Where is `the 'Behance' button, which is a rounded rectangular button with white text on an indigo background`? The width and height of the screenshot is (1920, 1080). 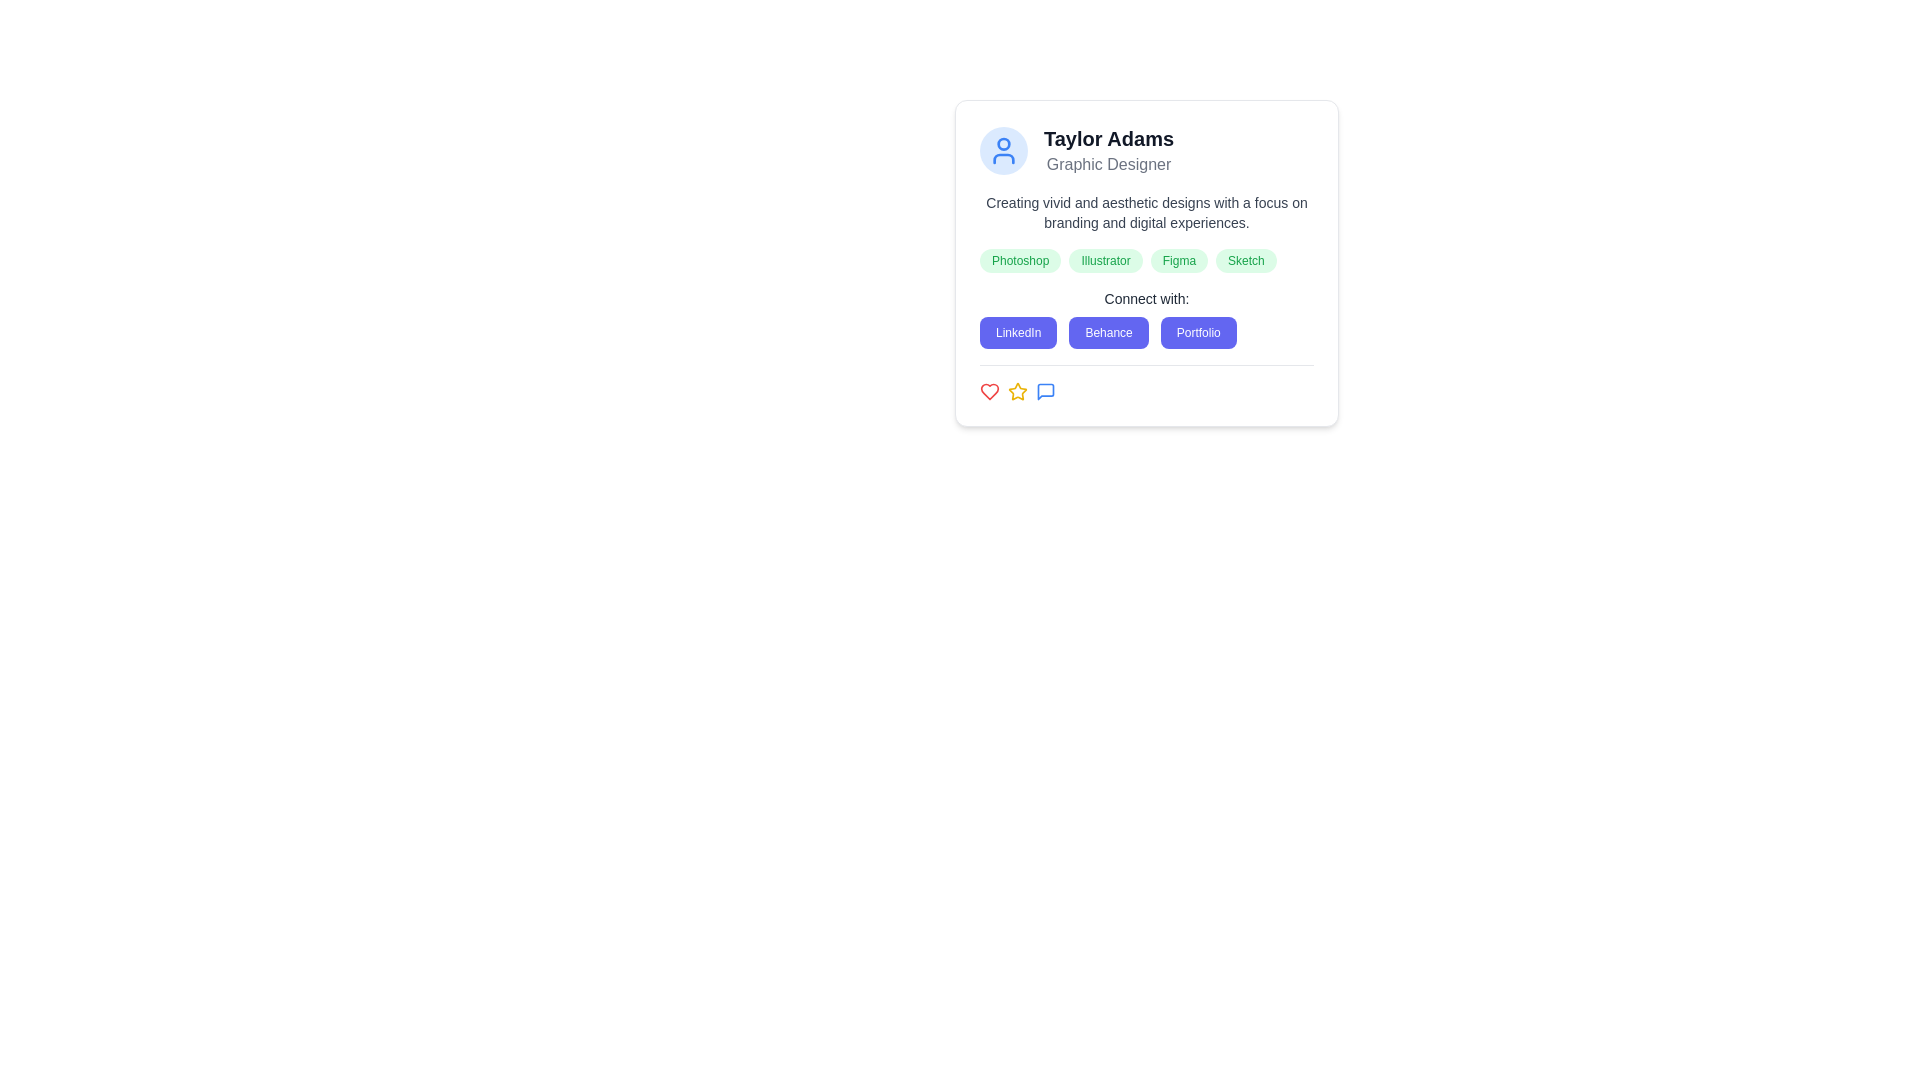
the 'Behance' button, which is a rounded rectangular button with white text on an indigo background is located at coordinates (1107, 331).